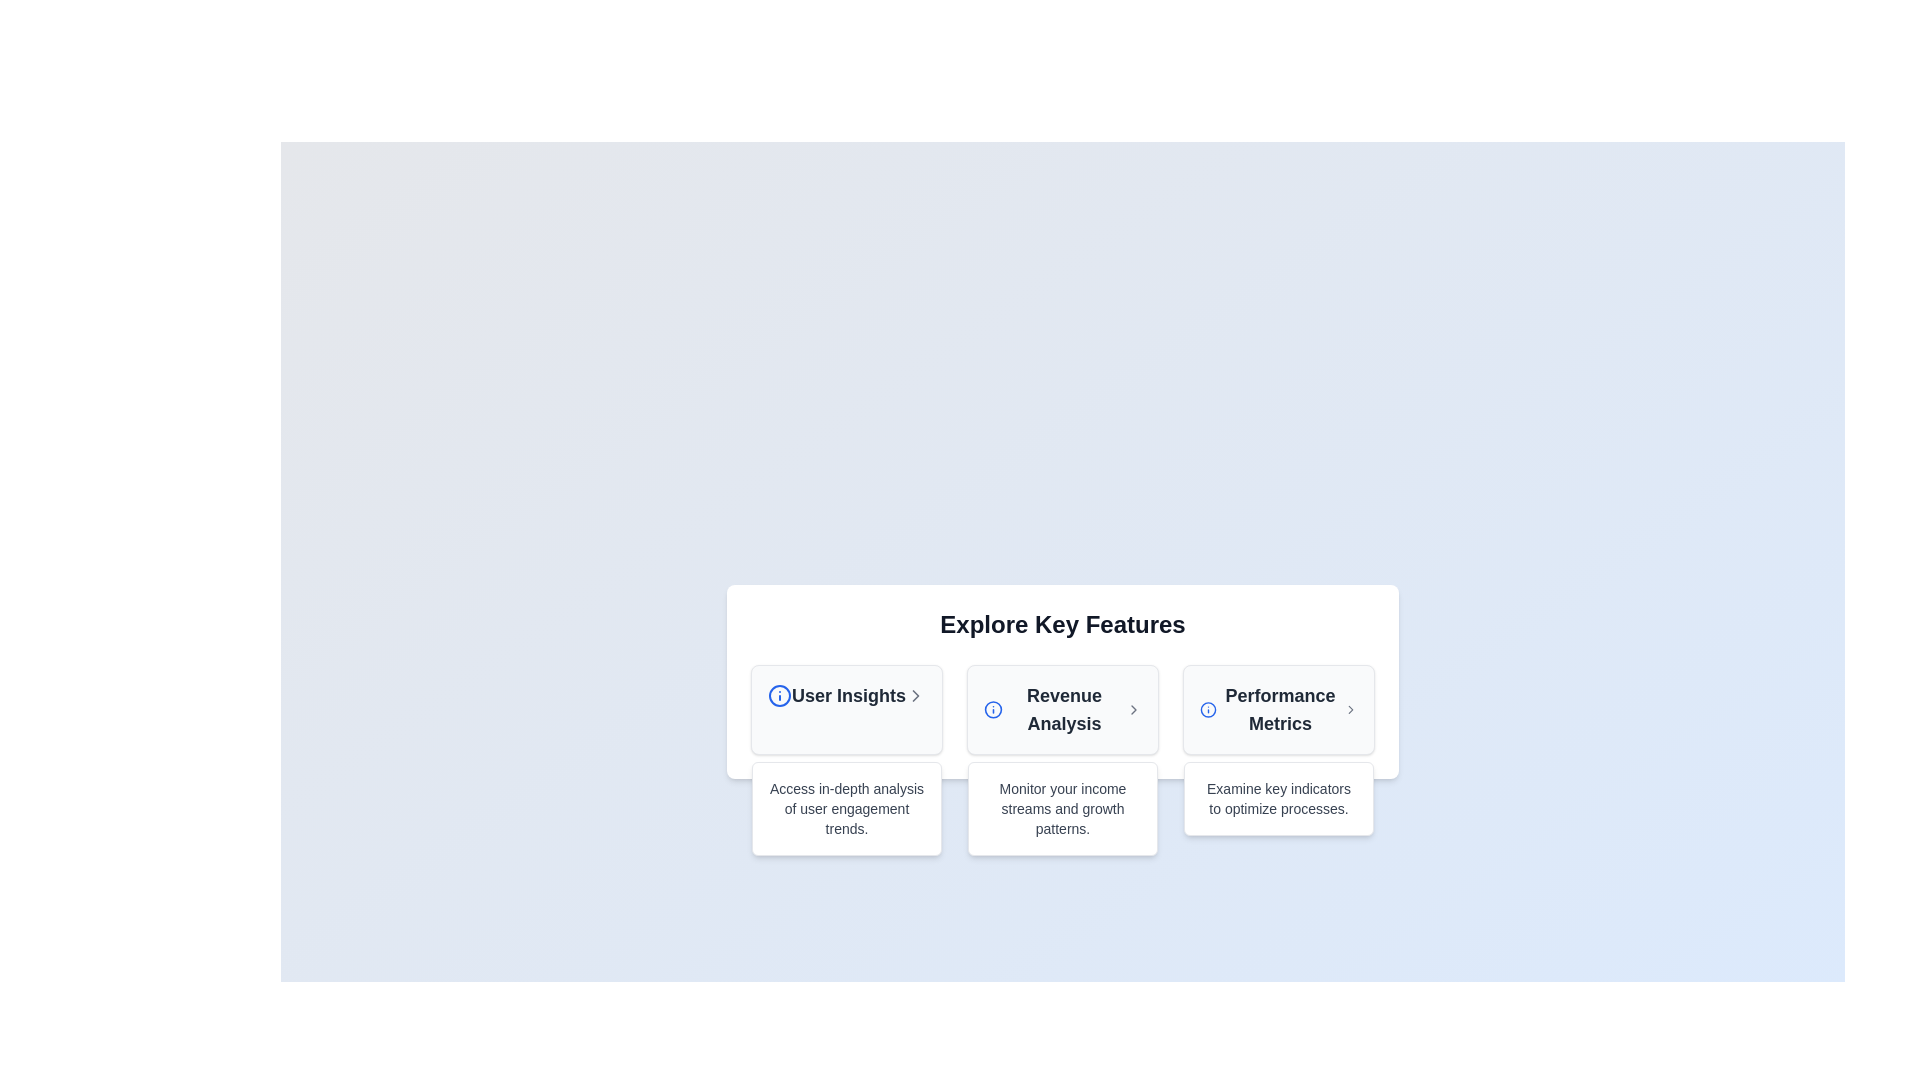 The width and height of the screenshot is (1920, 1080). Describe the element at coordinates (1061, 808) in the screenshot. I see `description text that says 'Monitor your income streams and growth patterns.' located in the third column under the heading 'Revenue Analysis.'` at that location.